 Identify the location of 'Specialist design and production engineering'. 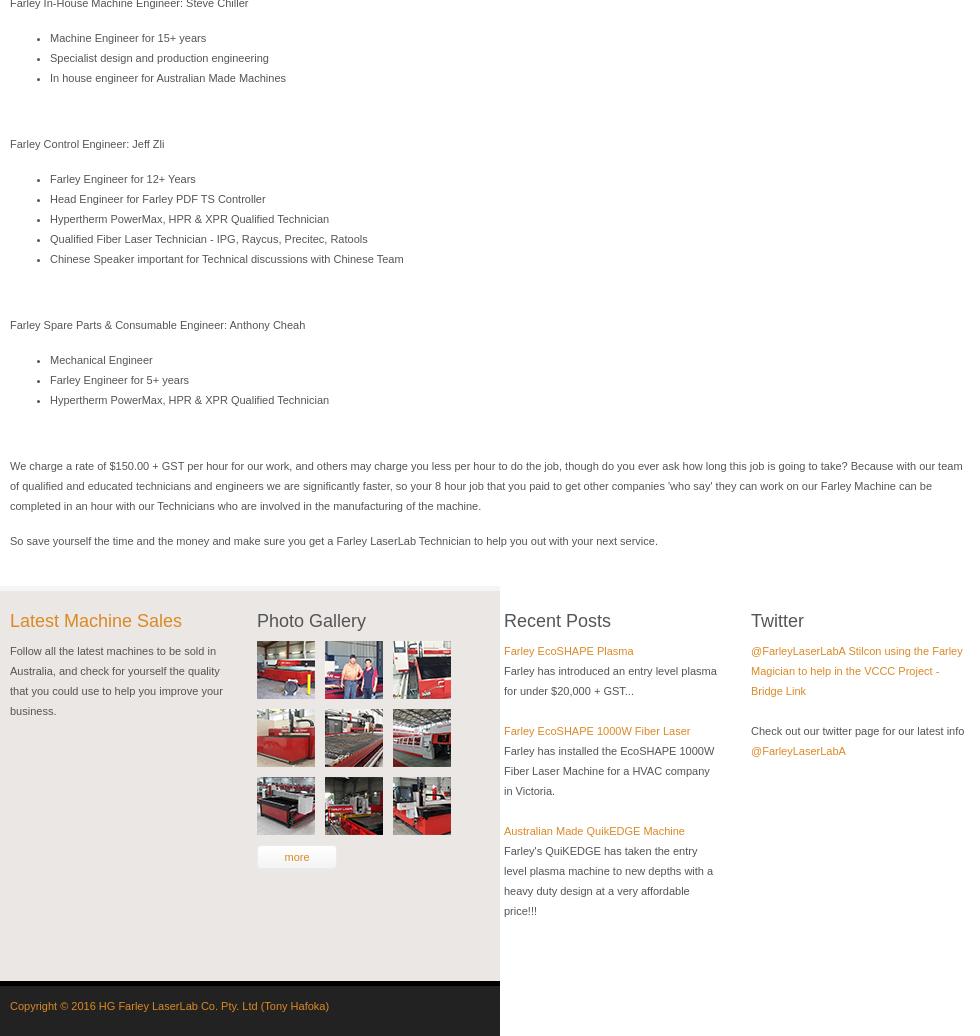
(158, 58).